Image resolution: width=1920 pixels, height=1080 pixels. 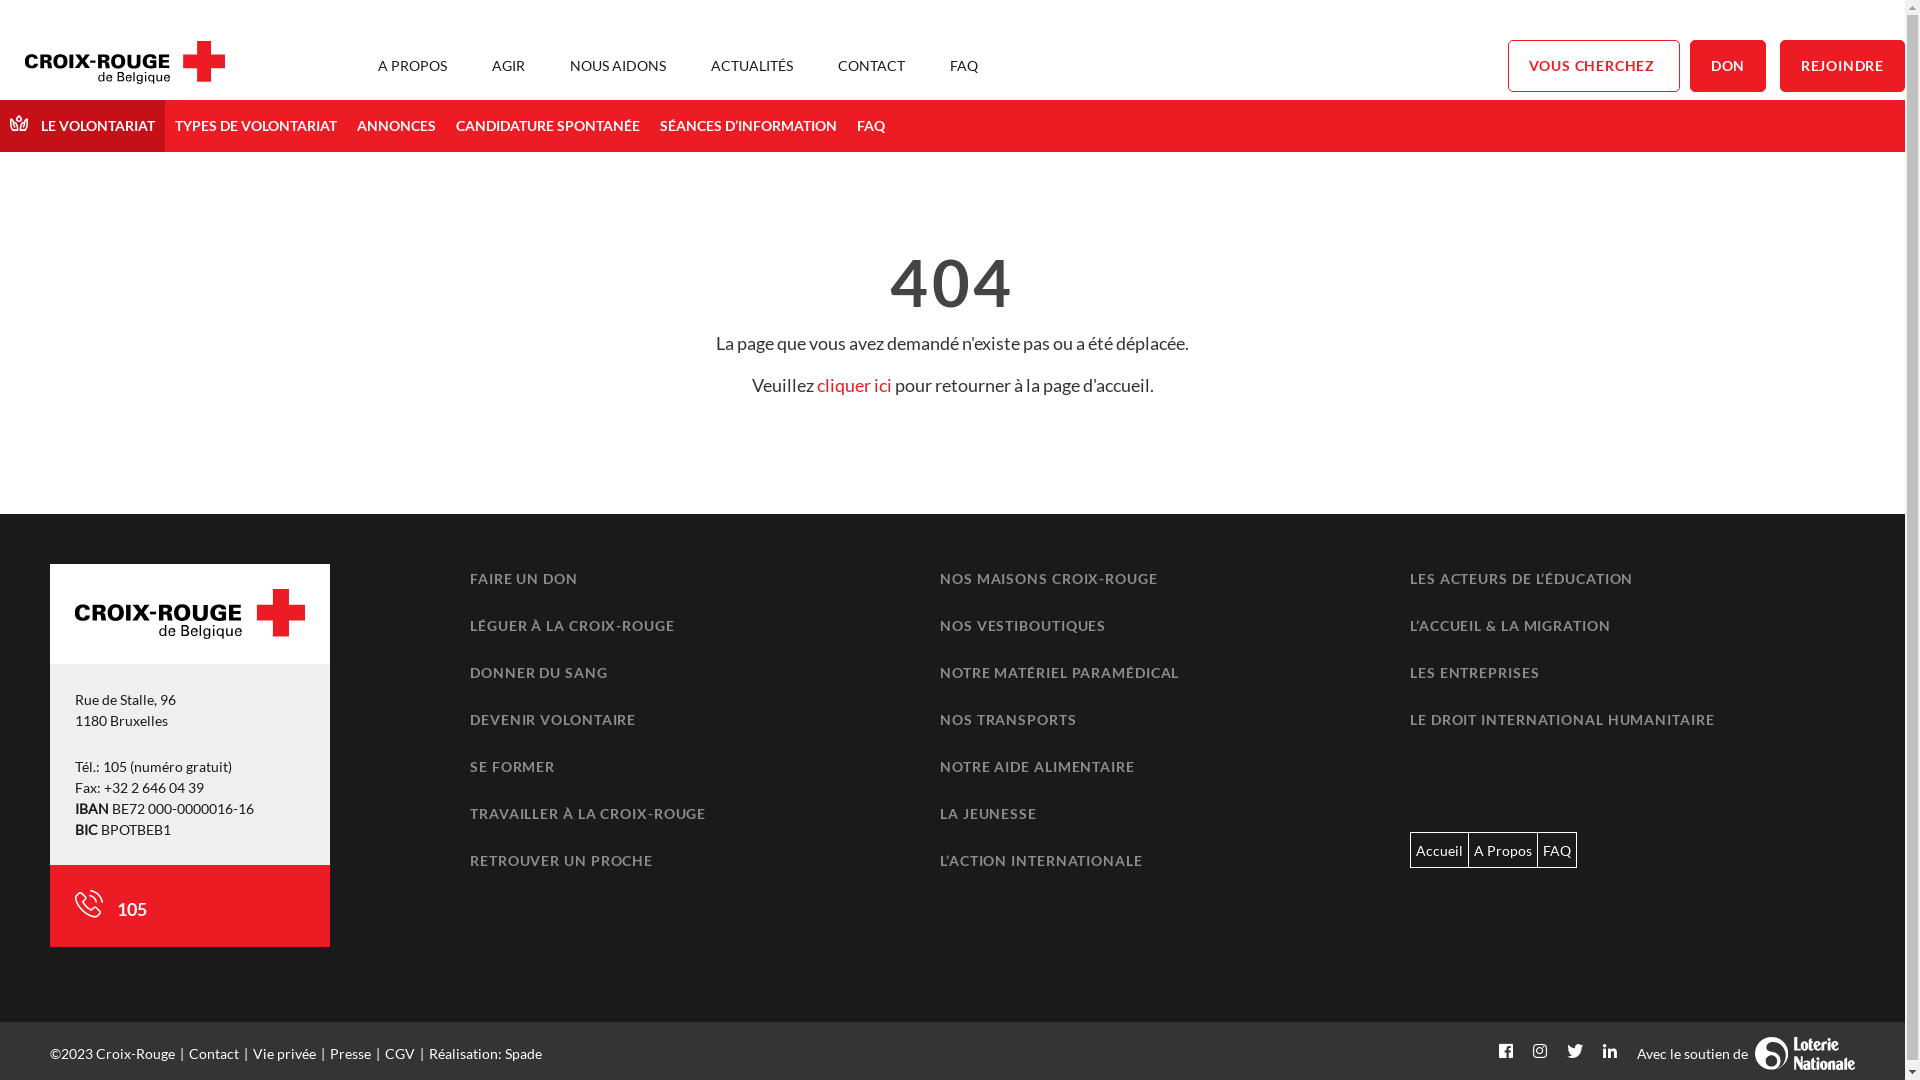 I want to click on 'NOTRE AIDE ALIMENTAIRE', so click(x=1037, y=765).